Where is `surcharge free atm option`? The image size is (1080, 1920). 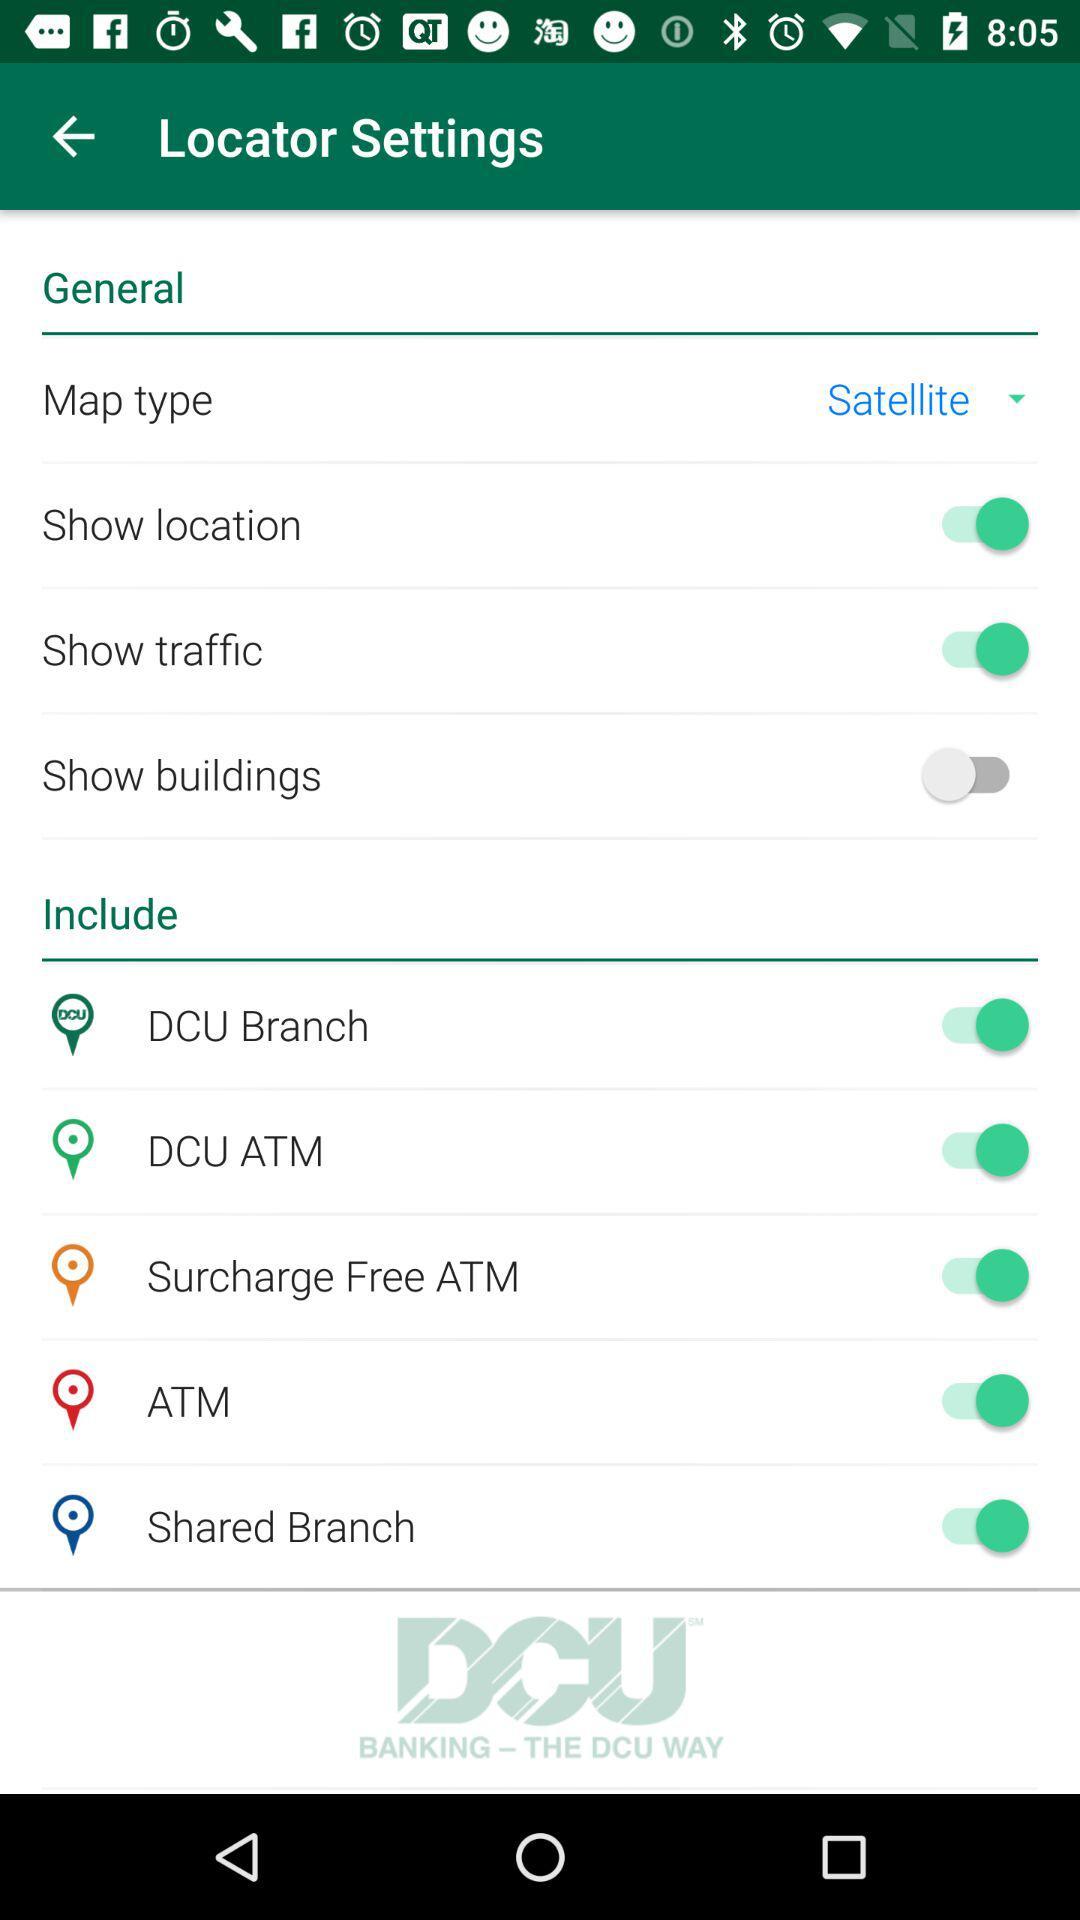 surcharge free atm option is located at coordinates (974, 1274).